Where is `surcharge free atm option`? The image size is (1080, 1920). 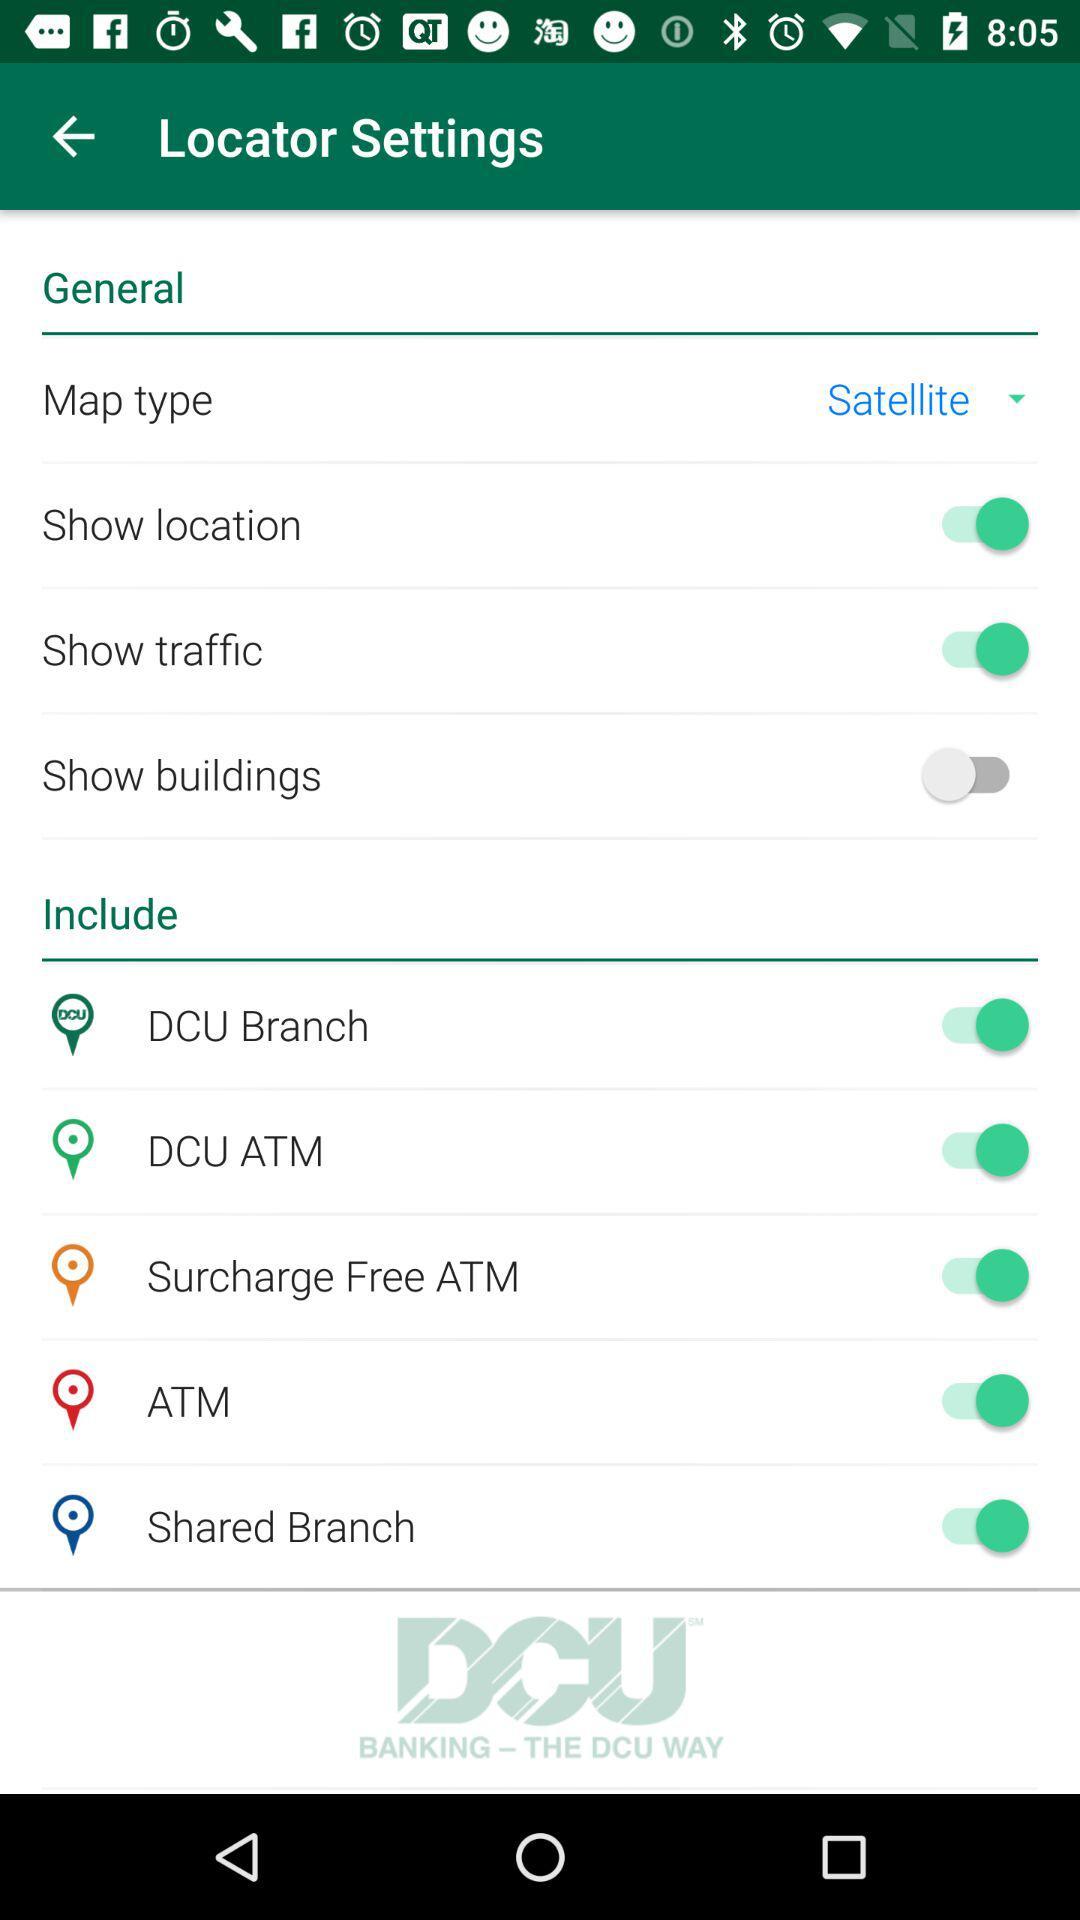 surcharge free atm option is located at coordinates (974, 1274).